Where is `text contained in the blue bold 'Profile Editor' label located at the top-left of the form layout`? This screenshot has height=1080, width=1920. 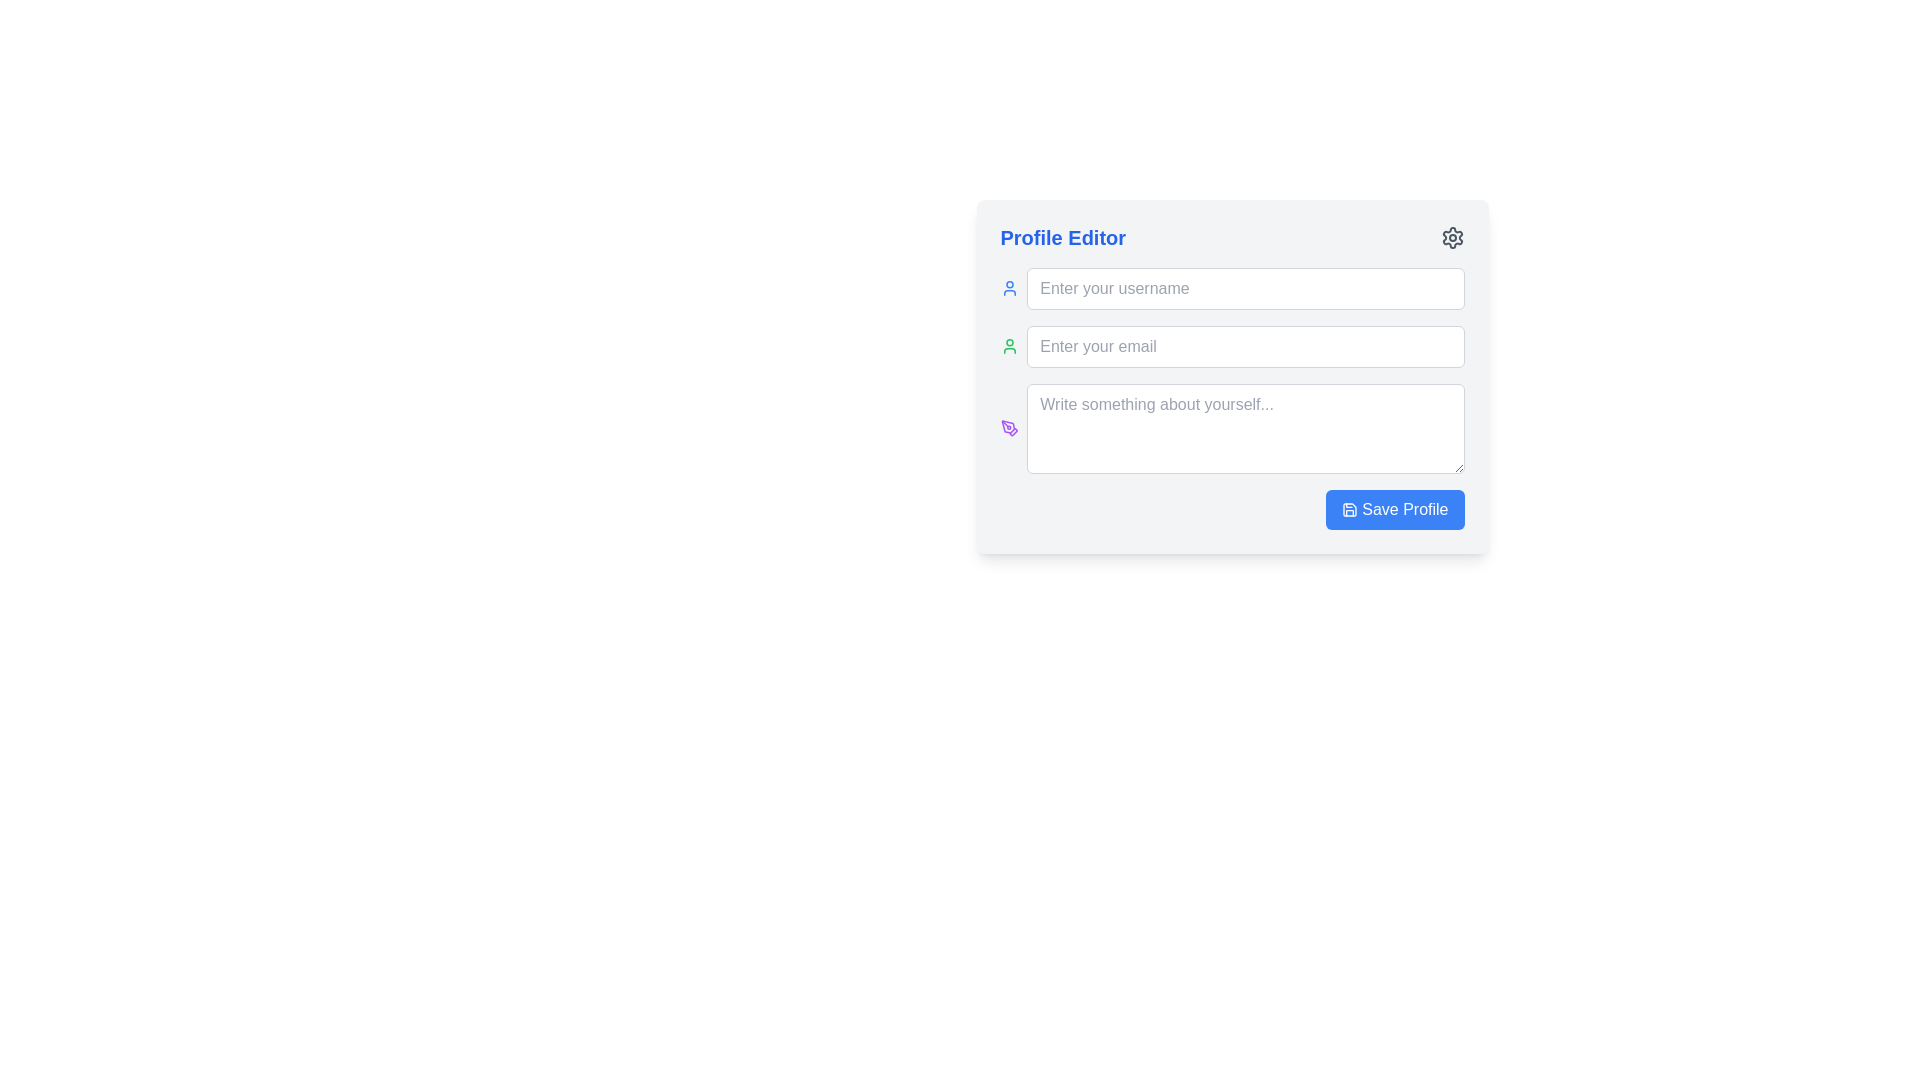
text contained in the blue bold 'Profile Editor' label located at the top-left of the form layout is located at coordinates (1062, 237).